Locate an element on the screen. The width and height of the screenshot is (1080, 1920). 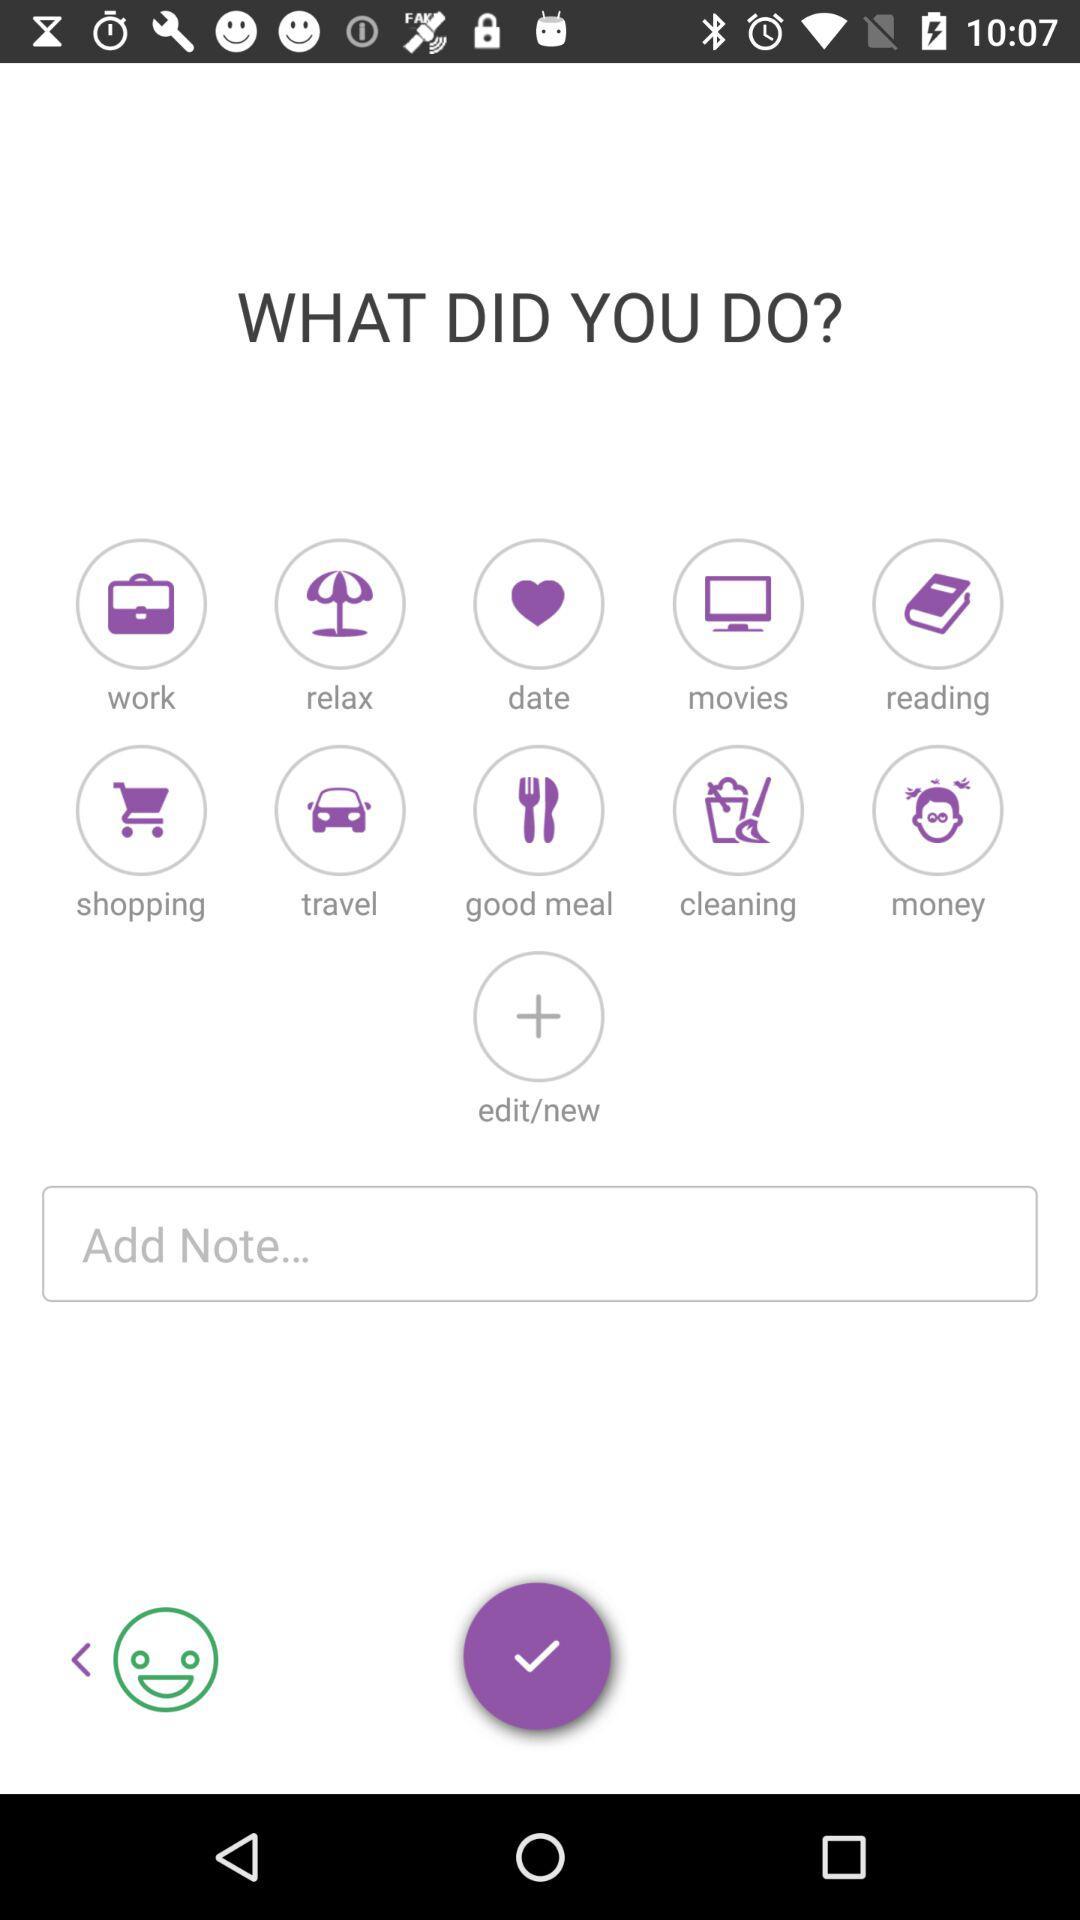
dating is located at coordinates (537, 603).